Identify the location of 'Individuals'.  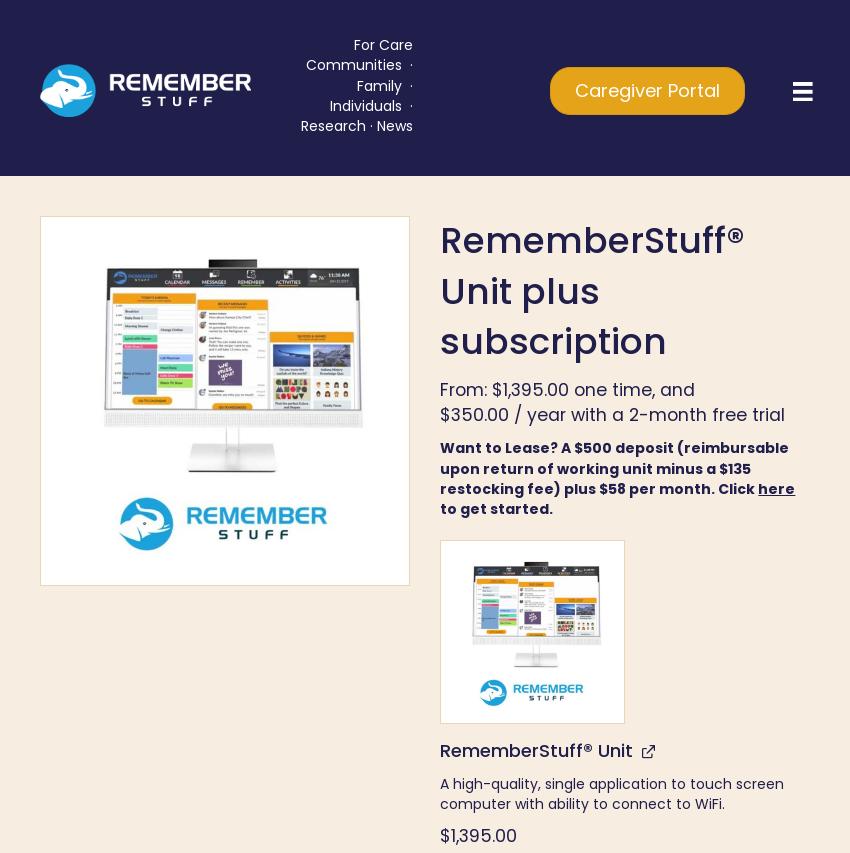
(366, 105).